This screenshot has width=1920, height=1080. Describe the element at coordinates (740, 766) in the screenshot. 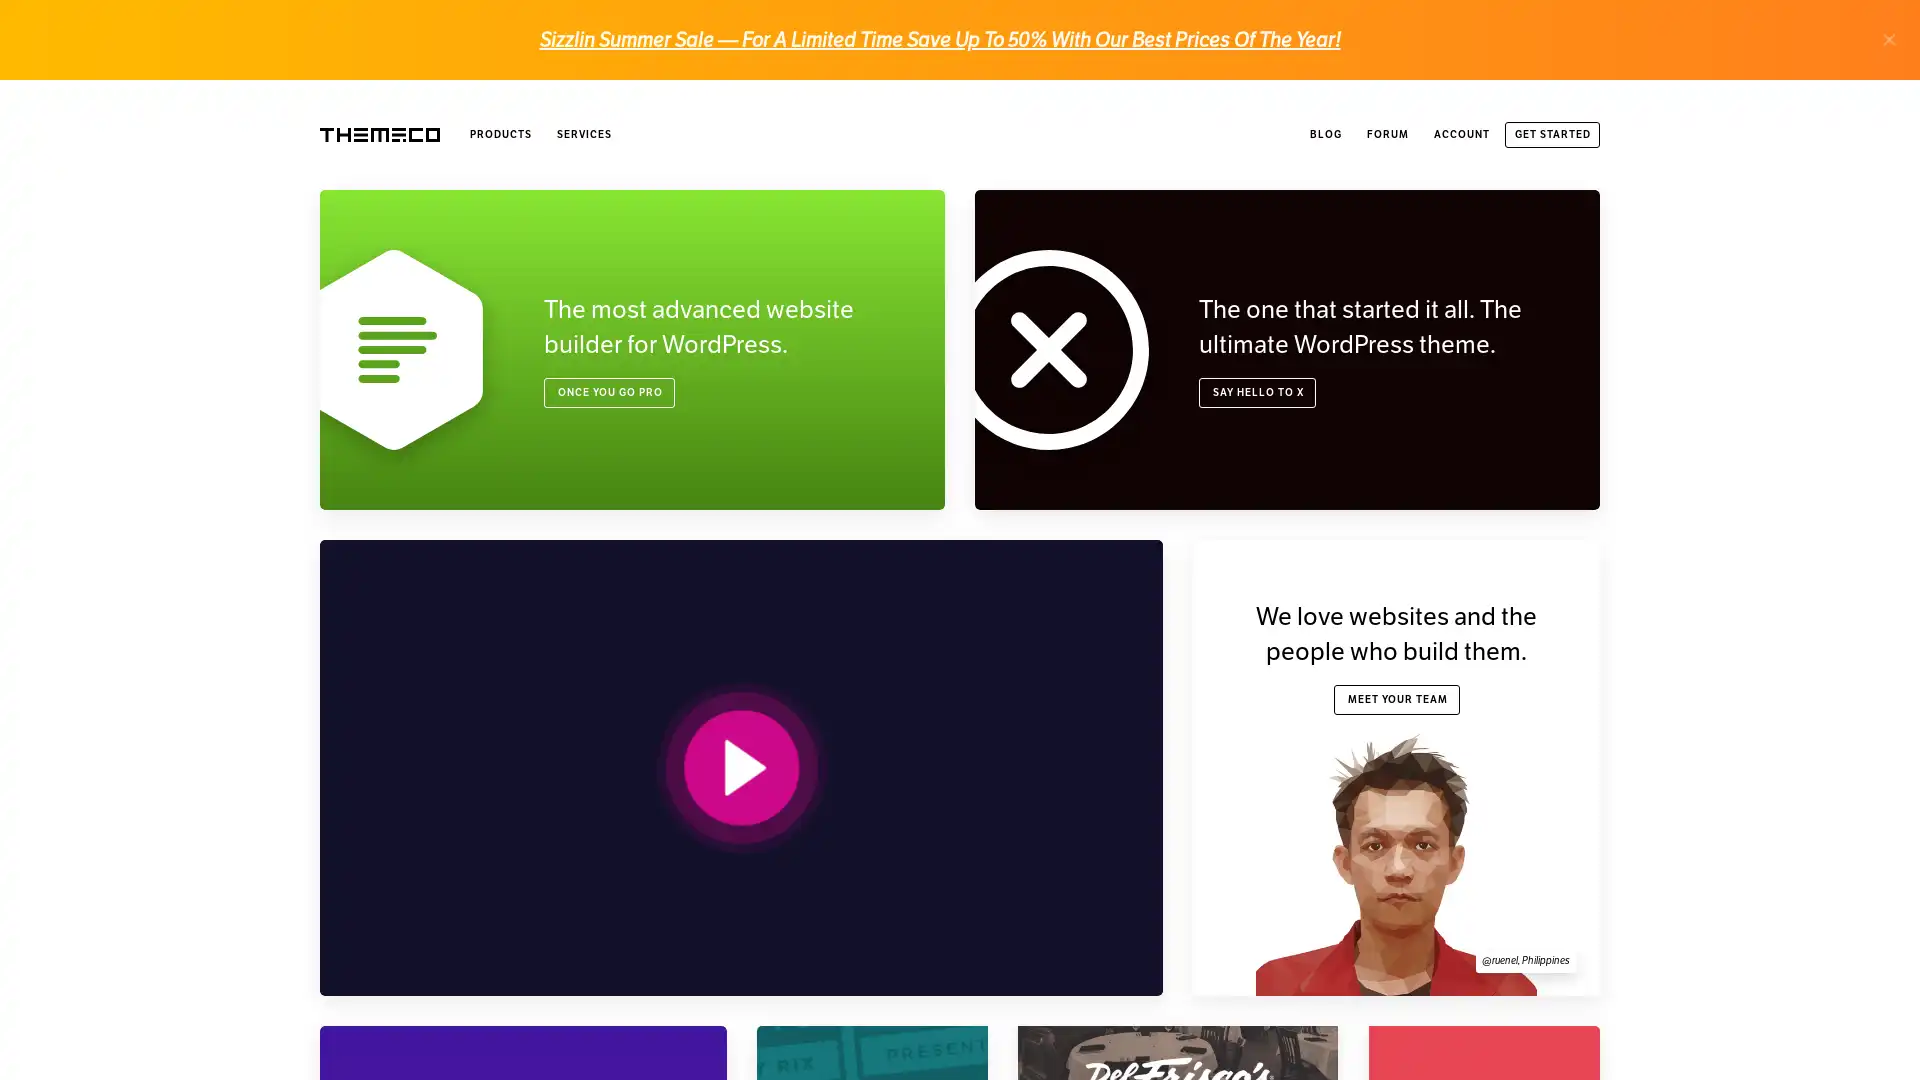

I see `PLAY VIDEO` at that location.